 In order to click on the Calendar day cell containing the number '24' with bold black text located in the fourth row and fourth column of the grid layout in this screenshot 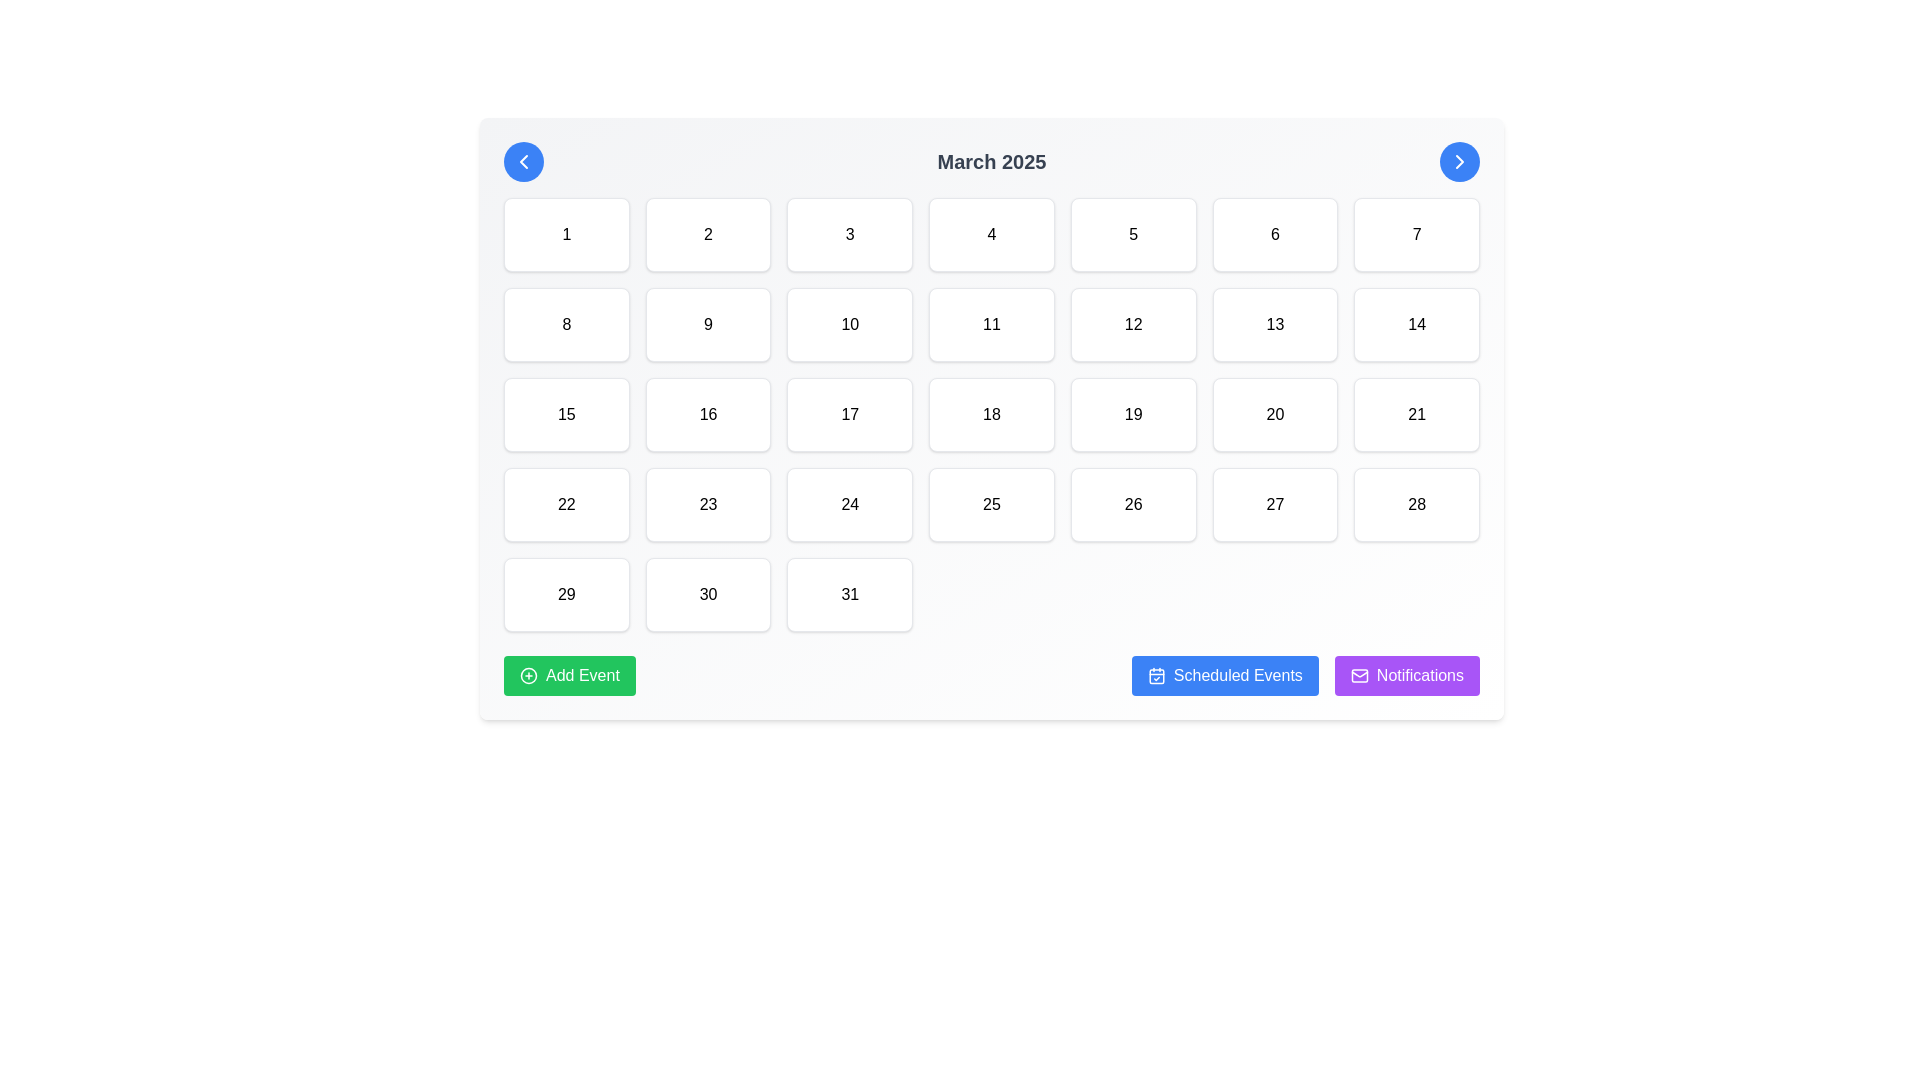, I will do `click(850, 504)`.